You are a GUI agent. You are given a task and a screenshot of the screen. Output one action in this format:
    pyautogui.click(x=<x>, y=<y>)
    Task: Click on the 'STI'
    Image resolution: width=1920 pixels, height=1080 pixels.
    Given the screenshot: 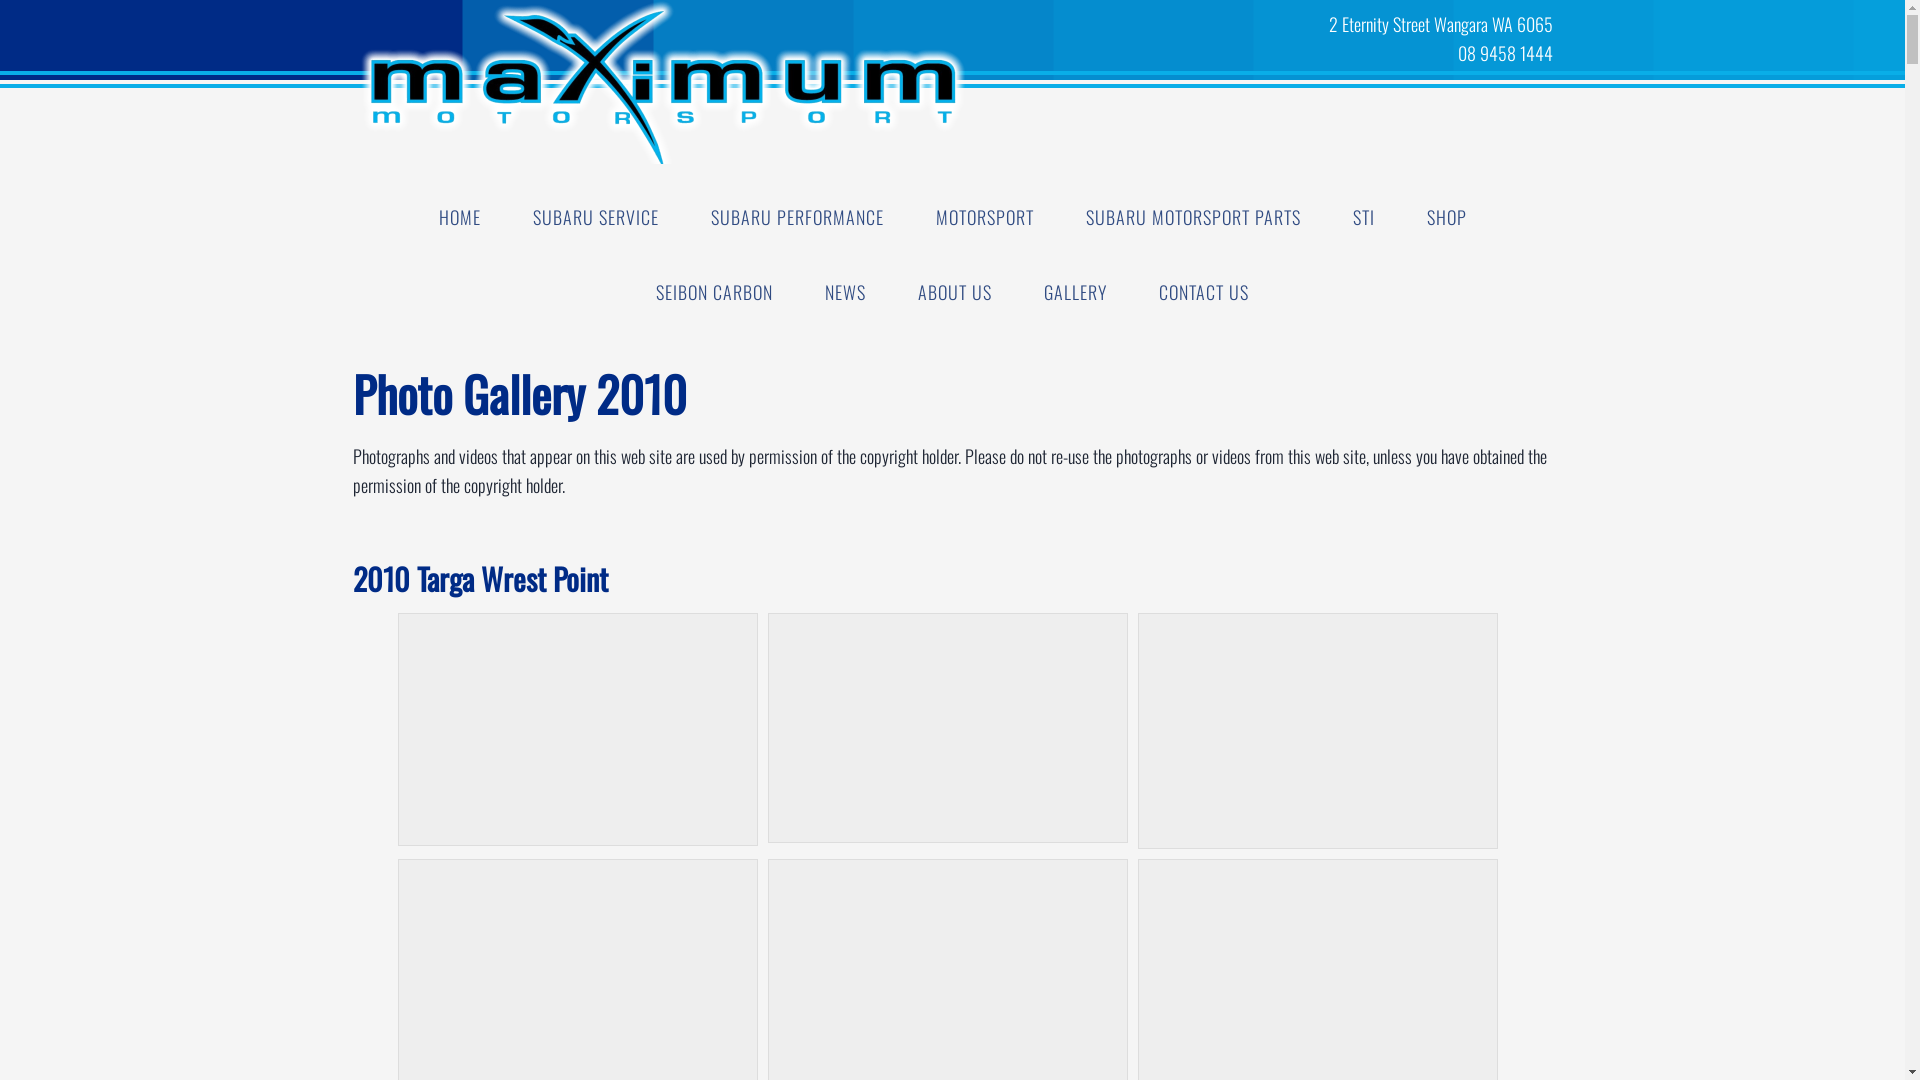 What is the action you would take?
    pyautogui.click(x=1362, y=217)
    